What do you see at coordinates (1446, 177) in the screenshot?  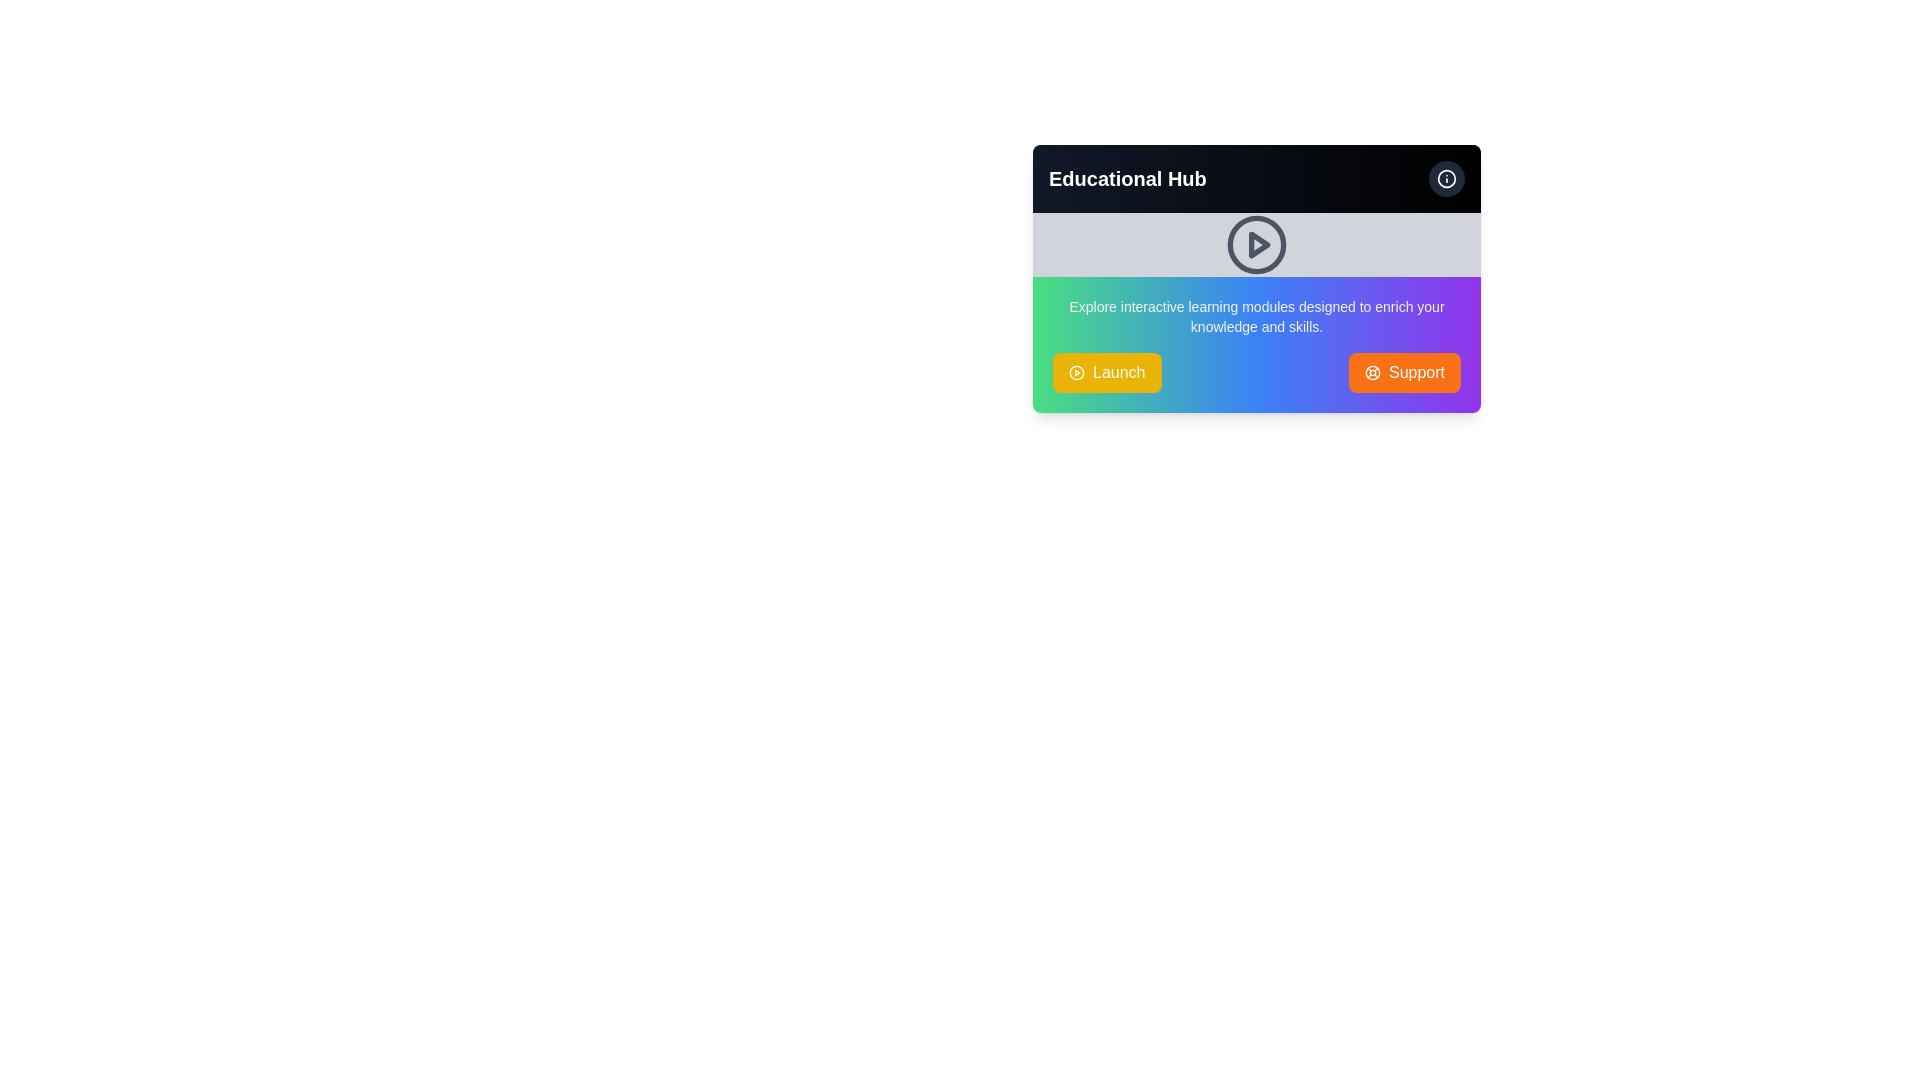 I see `the circular icon button with a white border located in the top-right corner of the 'Educational Hub' card` at bounding box center [1446, 177].